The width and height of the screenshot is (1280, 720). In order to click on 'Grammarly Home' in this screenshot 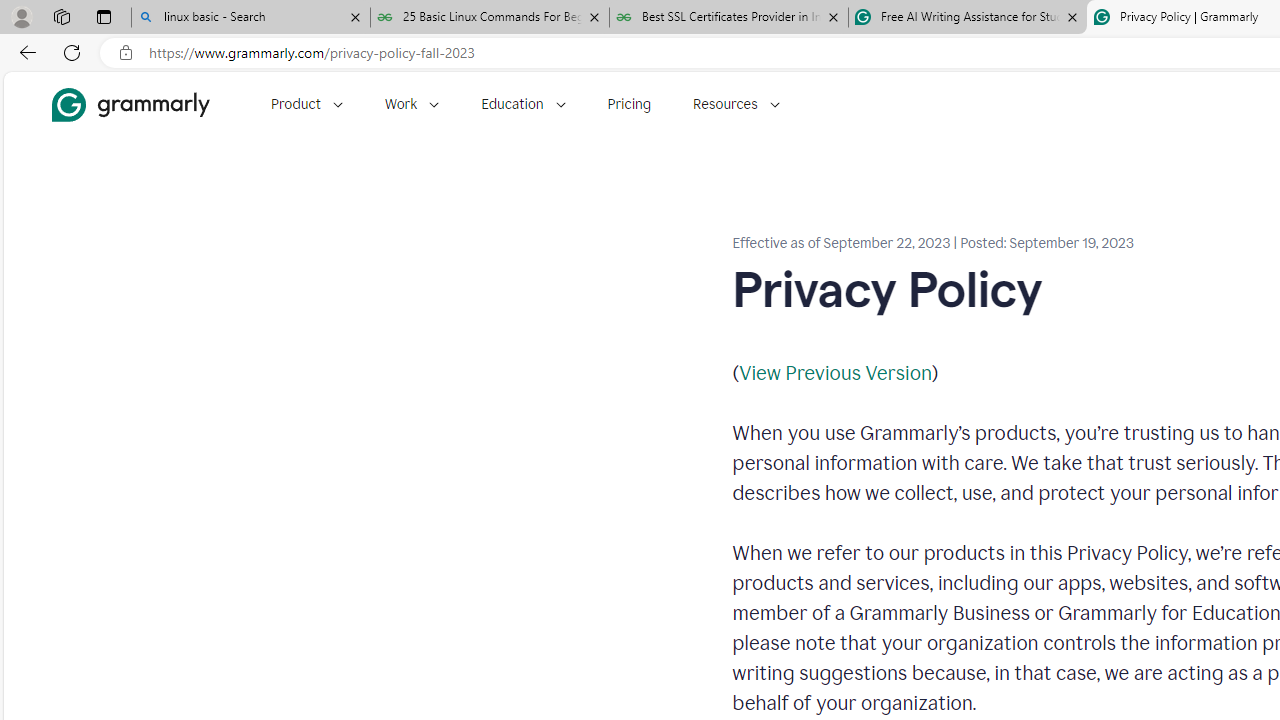, I will do `click(130, 104)`.